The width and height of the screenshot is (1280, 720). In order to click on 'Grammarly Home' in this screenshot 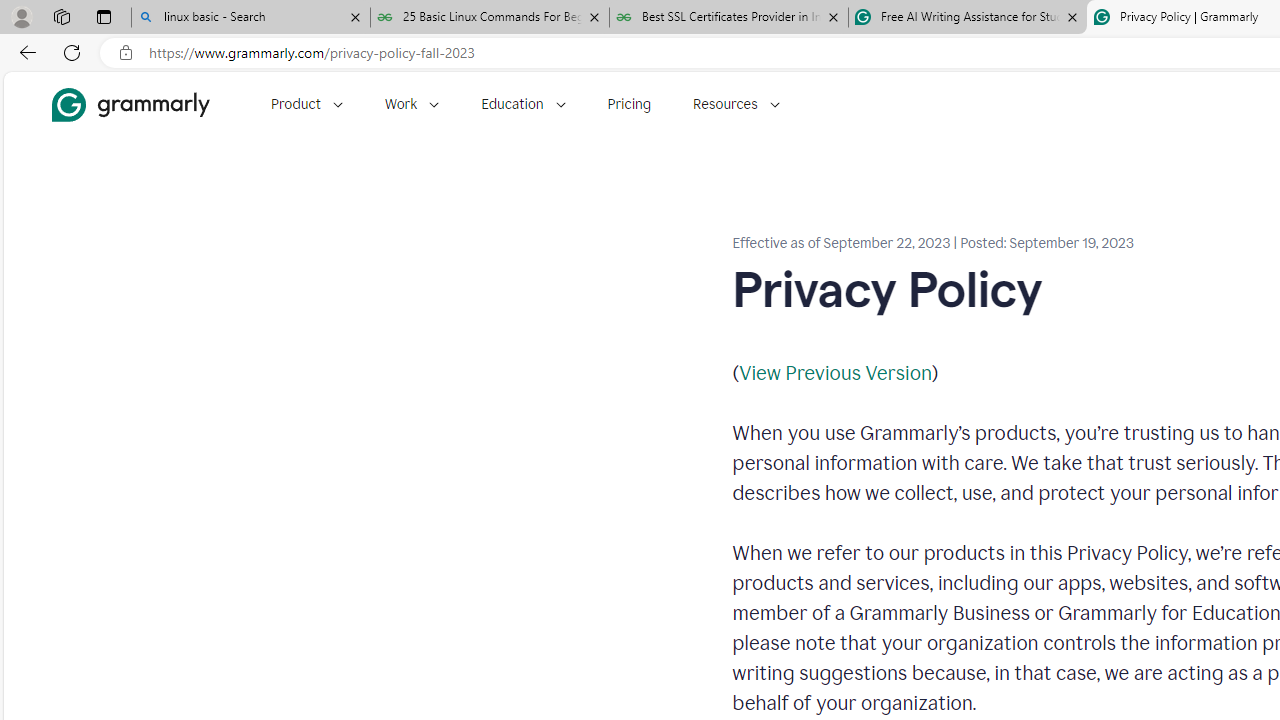, I will do `click(130, 104)`.